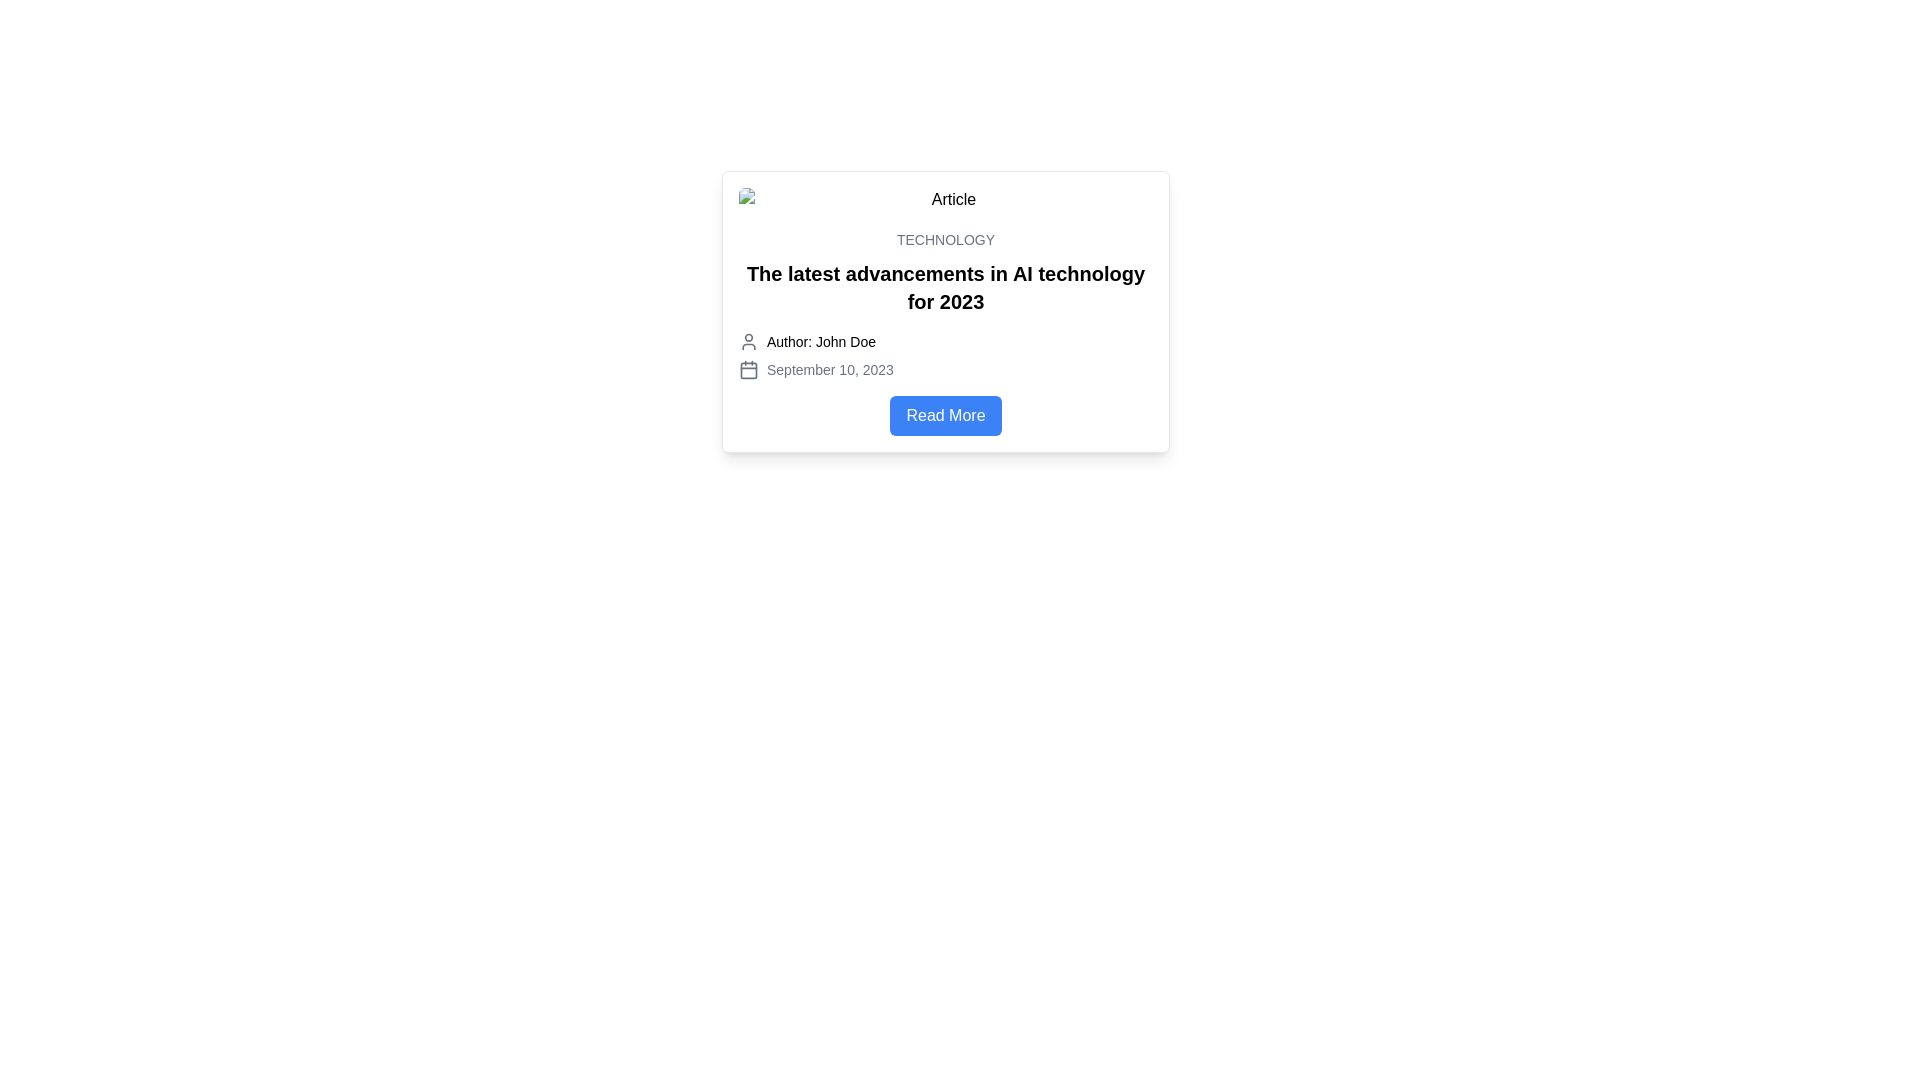 The height and width of the screenshot is (1080, 1920). Describe the element at coordinates (944, 288) in the screenshot. I see `the text display that states 'The latest advancements in AI technology for 2023', which is bold and center-aligned within its card component` at that location.